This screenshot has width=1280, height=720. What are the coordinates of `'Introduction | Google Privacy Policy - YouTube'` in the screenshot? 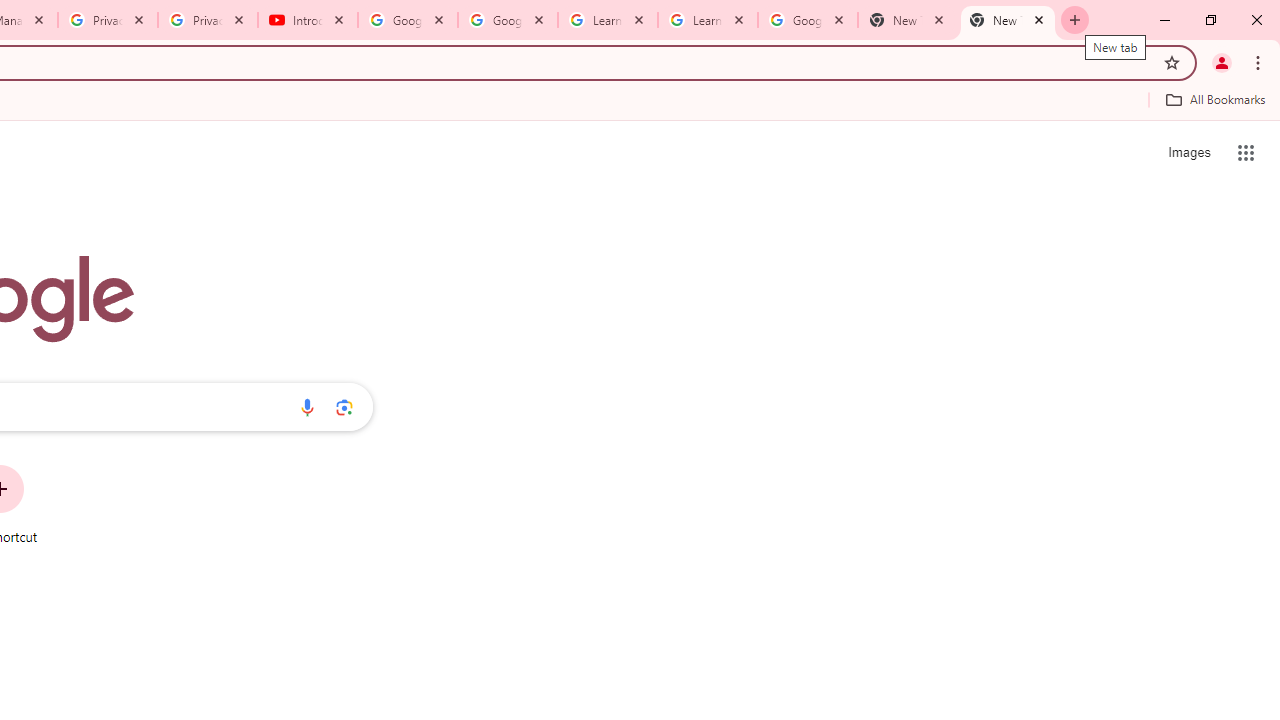 It's located at (307, 20).